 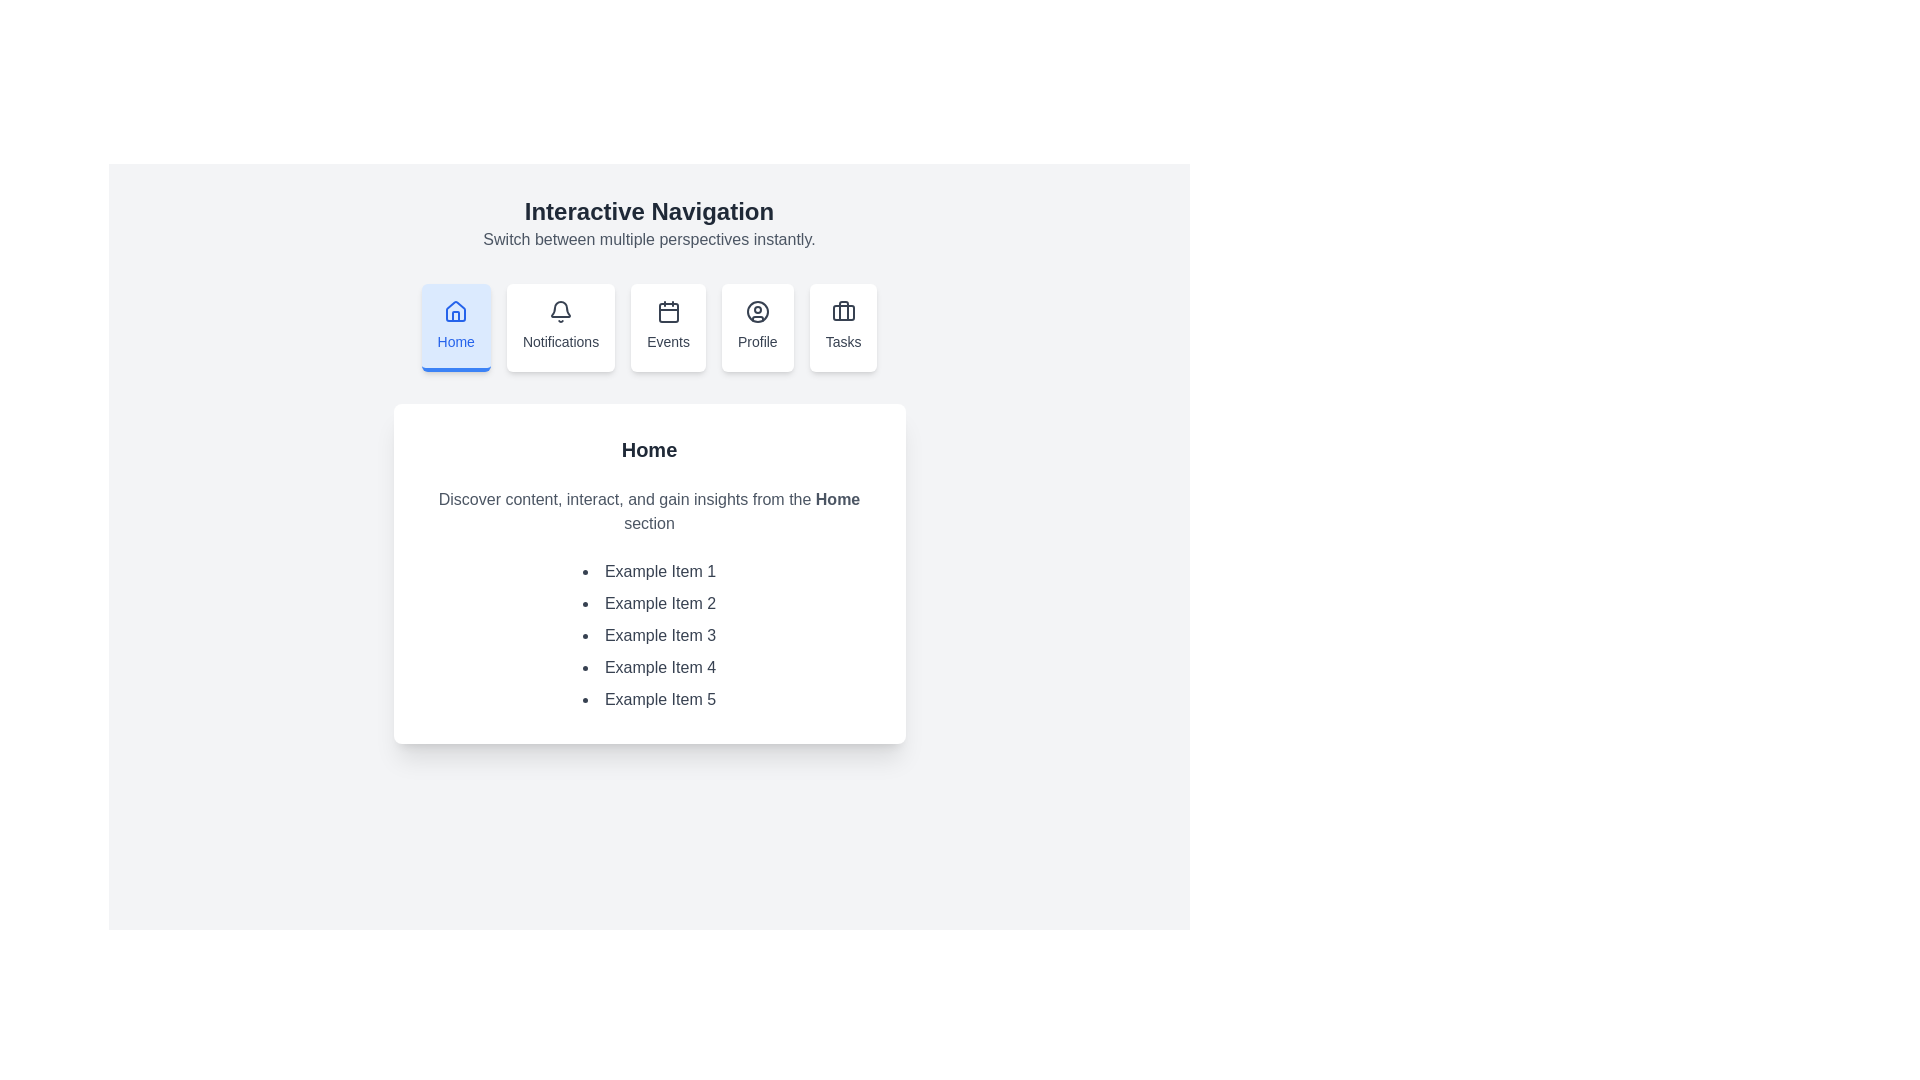 I want to click on the text label displaying 'Events', which is located at the bottom of a card beneath a calendar icon, so click(x=668, y=341).